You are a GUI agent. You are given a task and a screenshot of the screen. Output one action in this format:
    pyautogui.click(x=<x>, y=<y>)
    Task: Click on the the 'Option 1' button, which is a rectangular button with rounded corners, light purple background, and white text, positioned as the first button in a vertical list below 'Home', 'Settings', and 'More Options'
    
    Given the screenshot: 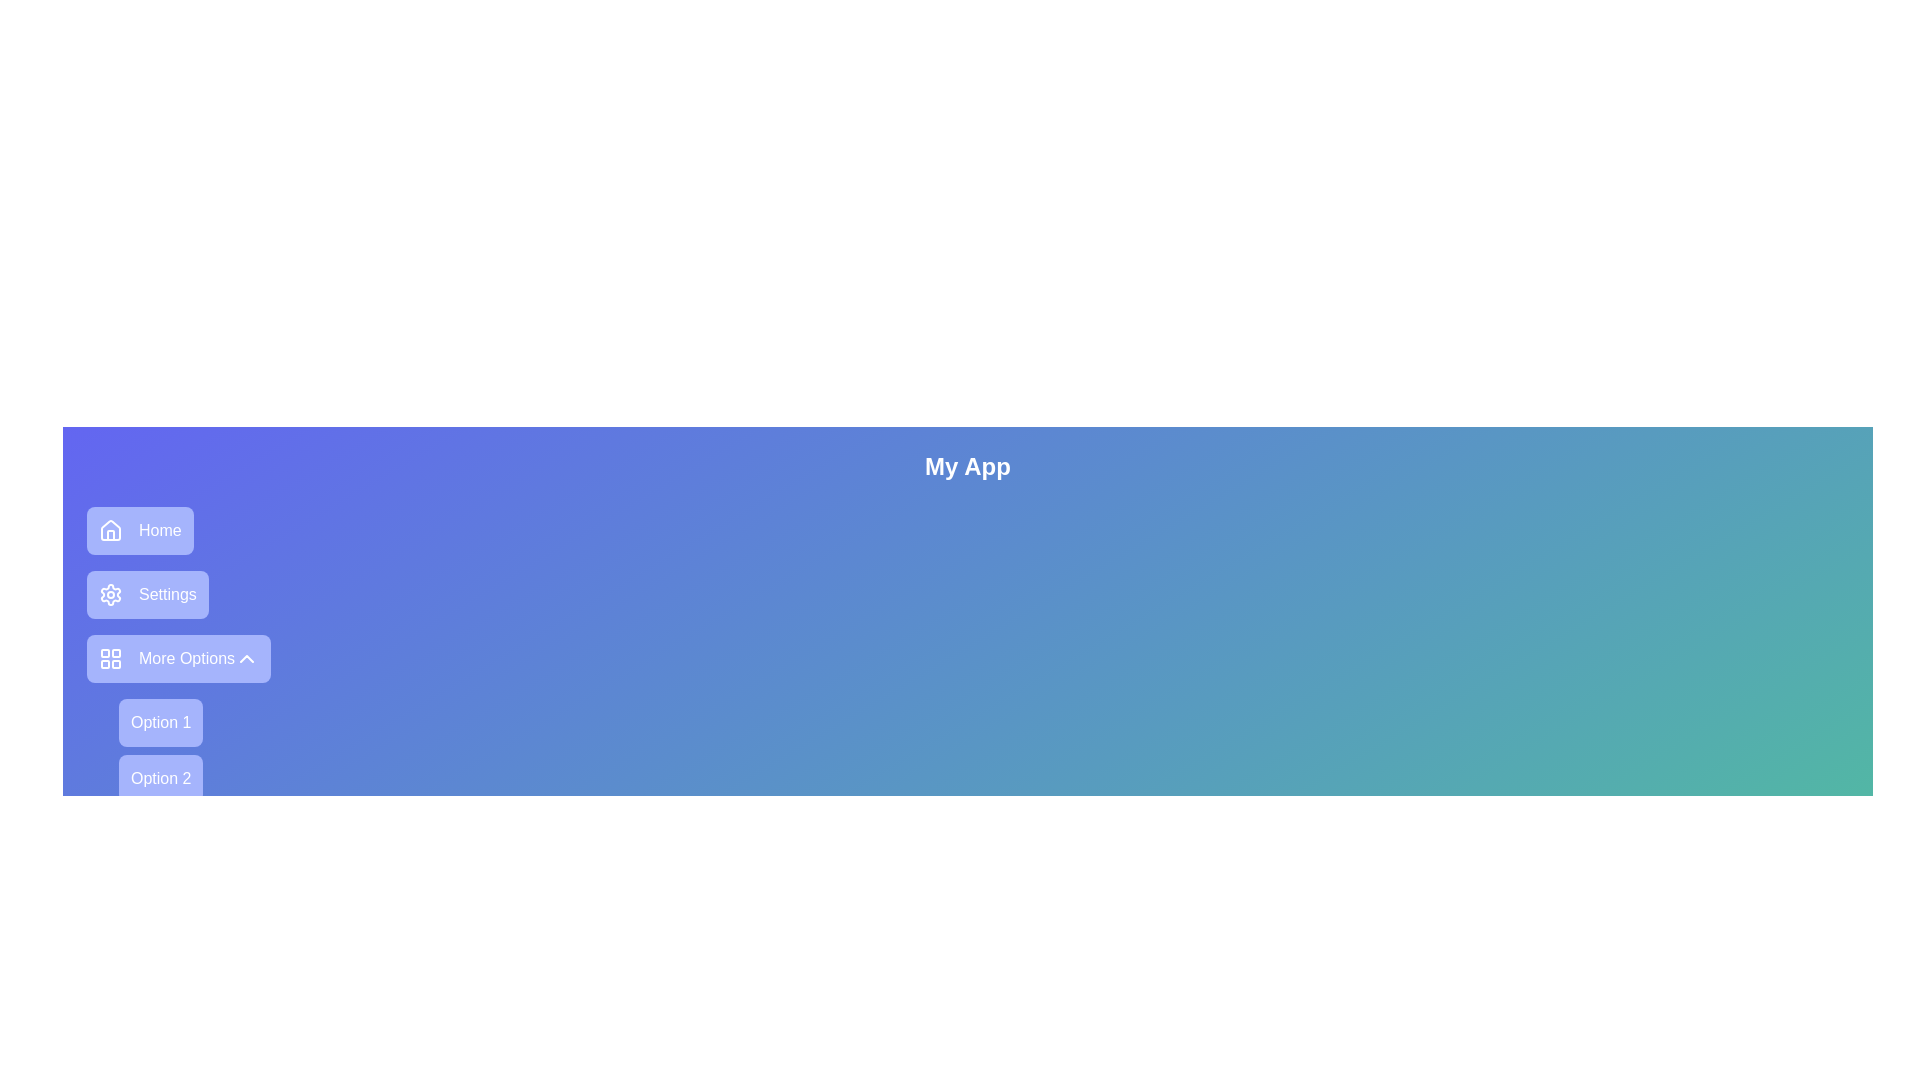 What is the action you would take?
    pyautogui.click(x=161, y=722)
    